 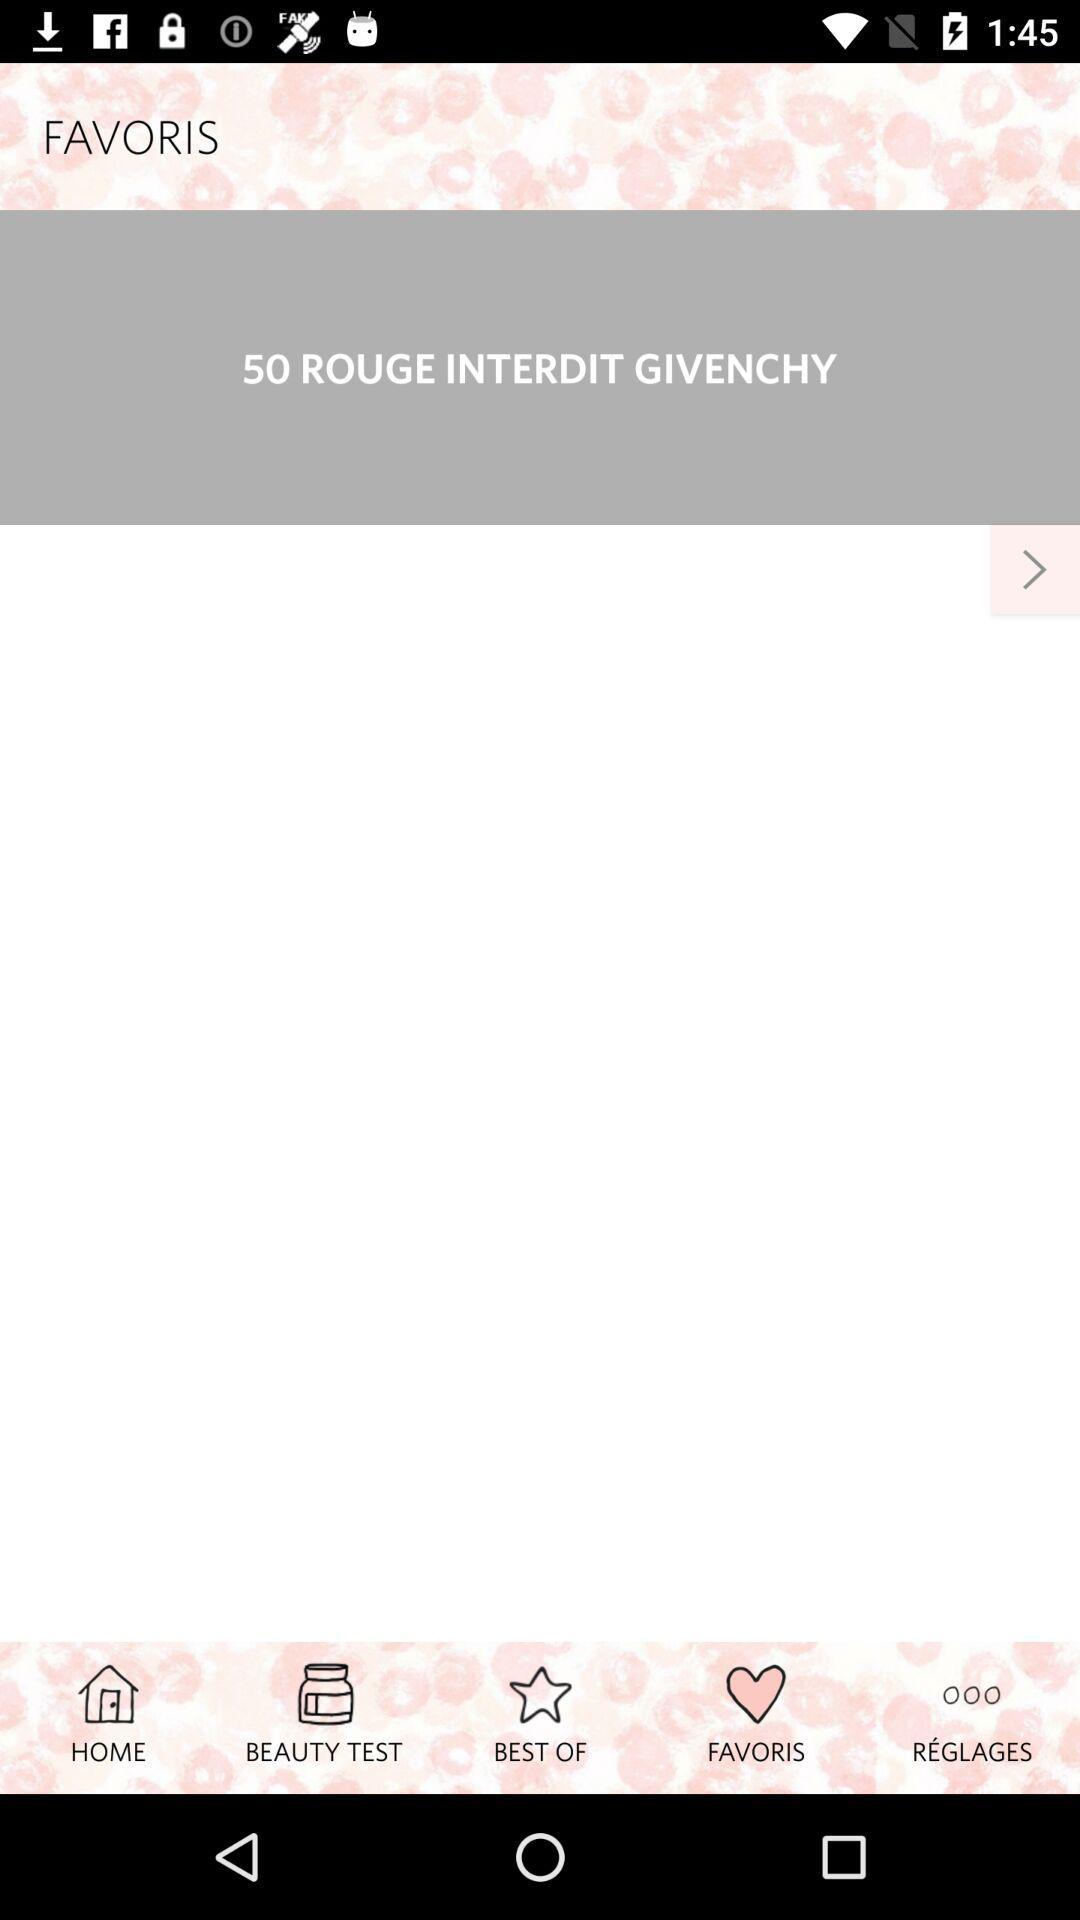 What do you see at coordinates (108, 1716) in the screenshot?
I see `icon to the left of beauty test` at bounding box center [108, 1716].